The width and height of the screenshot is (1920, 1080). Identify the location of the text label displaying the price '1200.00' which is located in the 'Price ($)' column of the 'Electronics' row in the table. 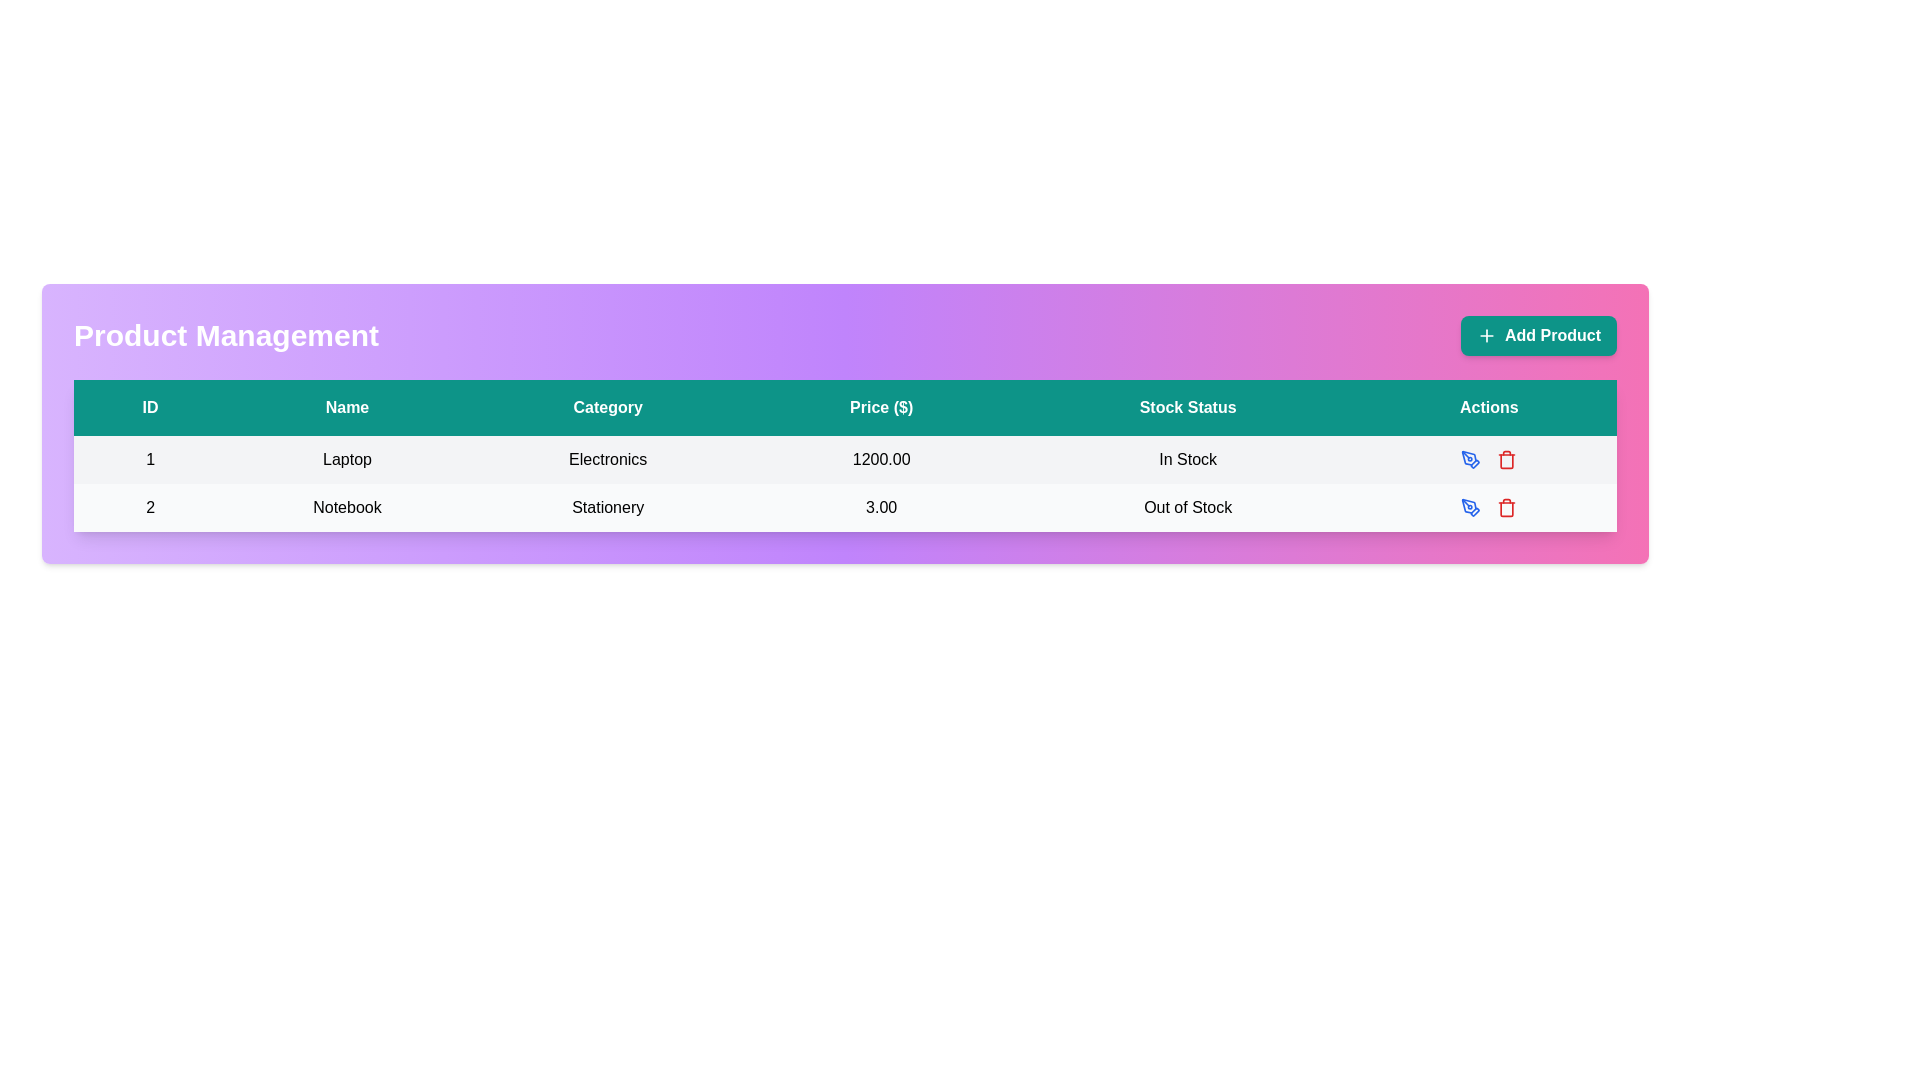
(880, 459).